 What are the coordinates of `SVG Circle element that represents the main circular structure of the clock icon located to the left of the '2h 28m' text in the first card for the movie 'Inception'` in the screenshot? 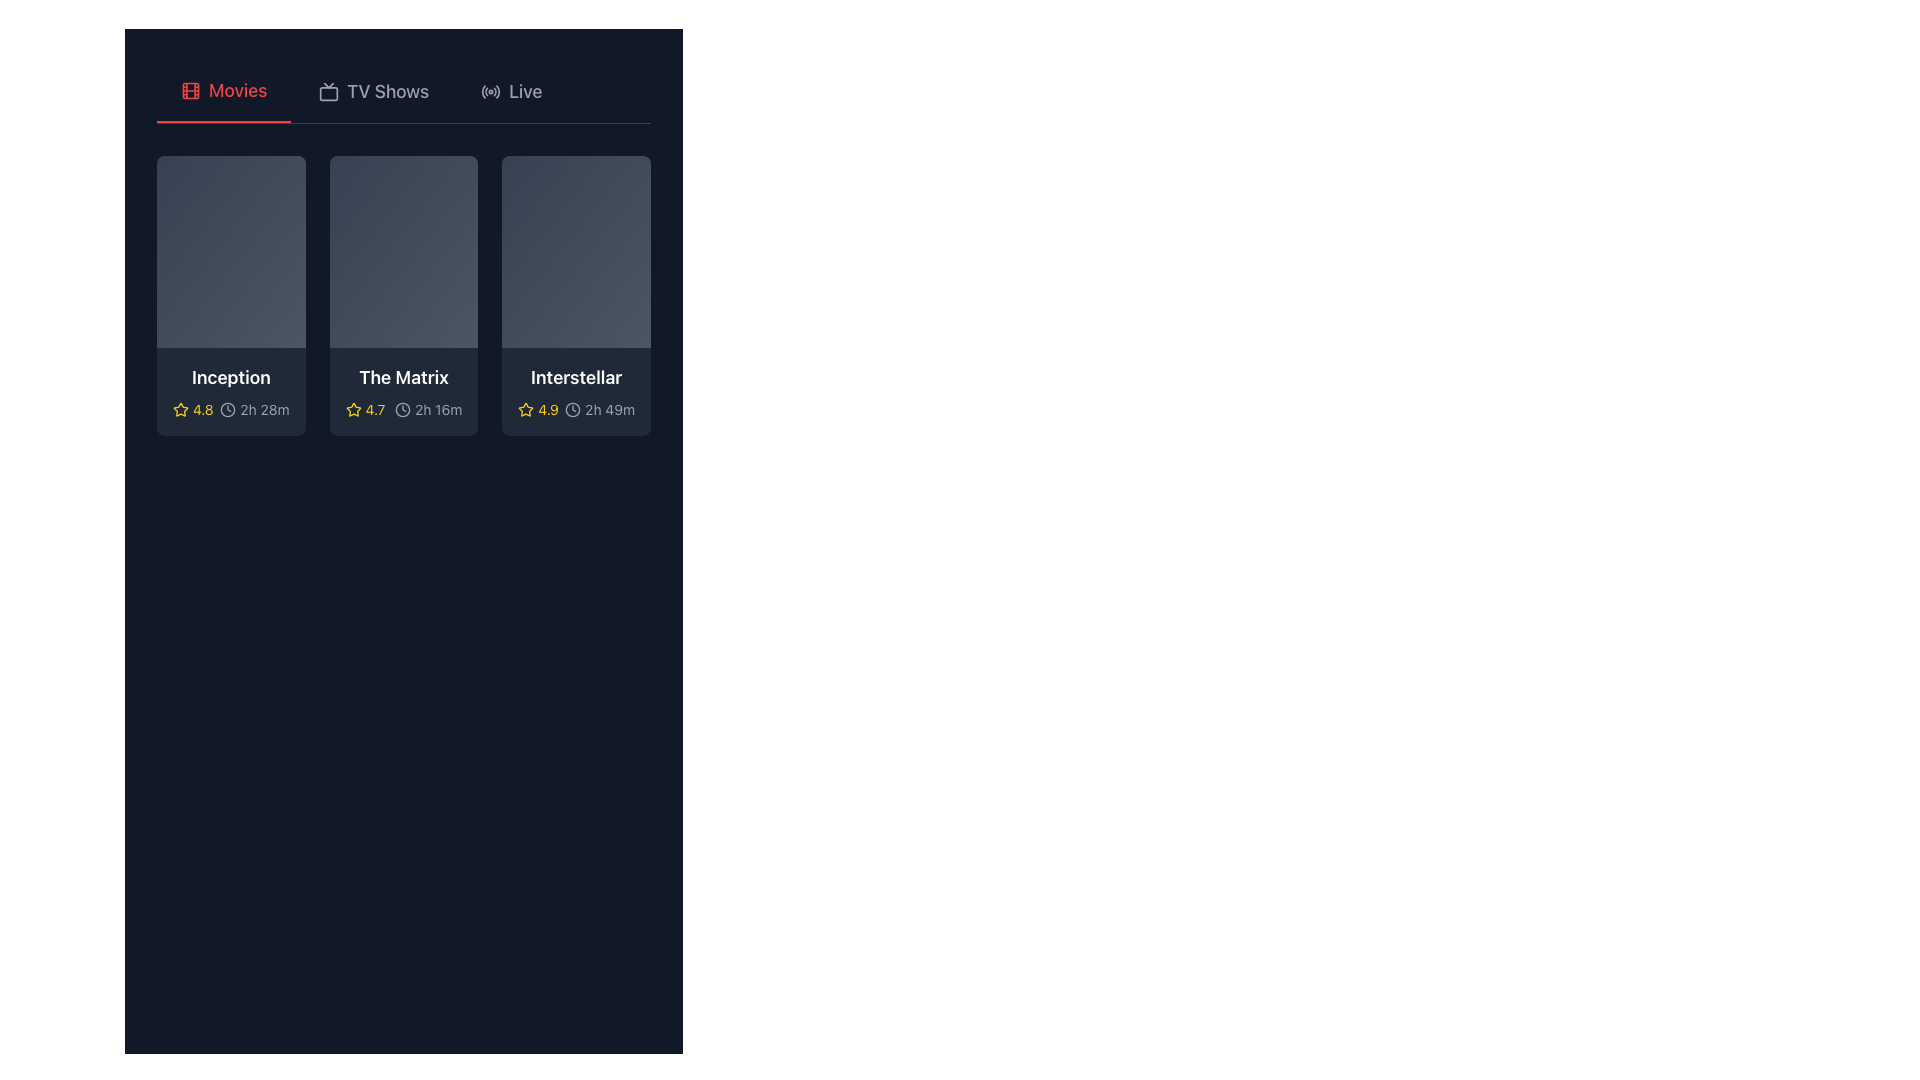 It's located at (228, 408).